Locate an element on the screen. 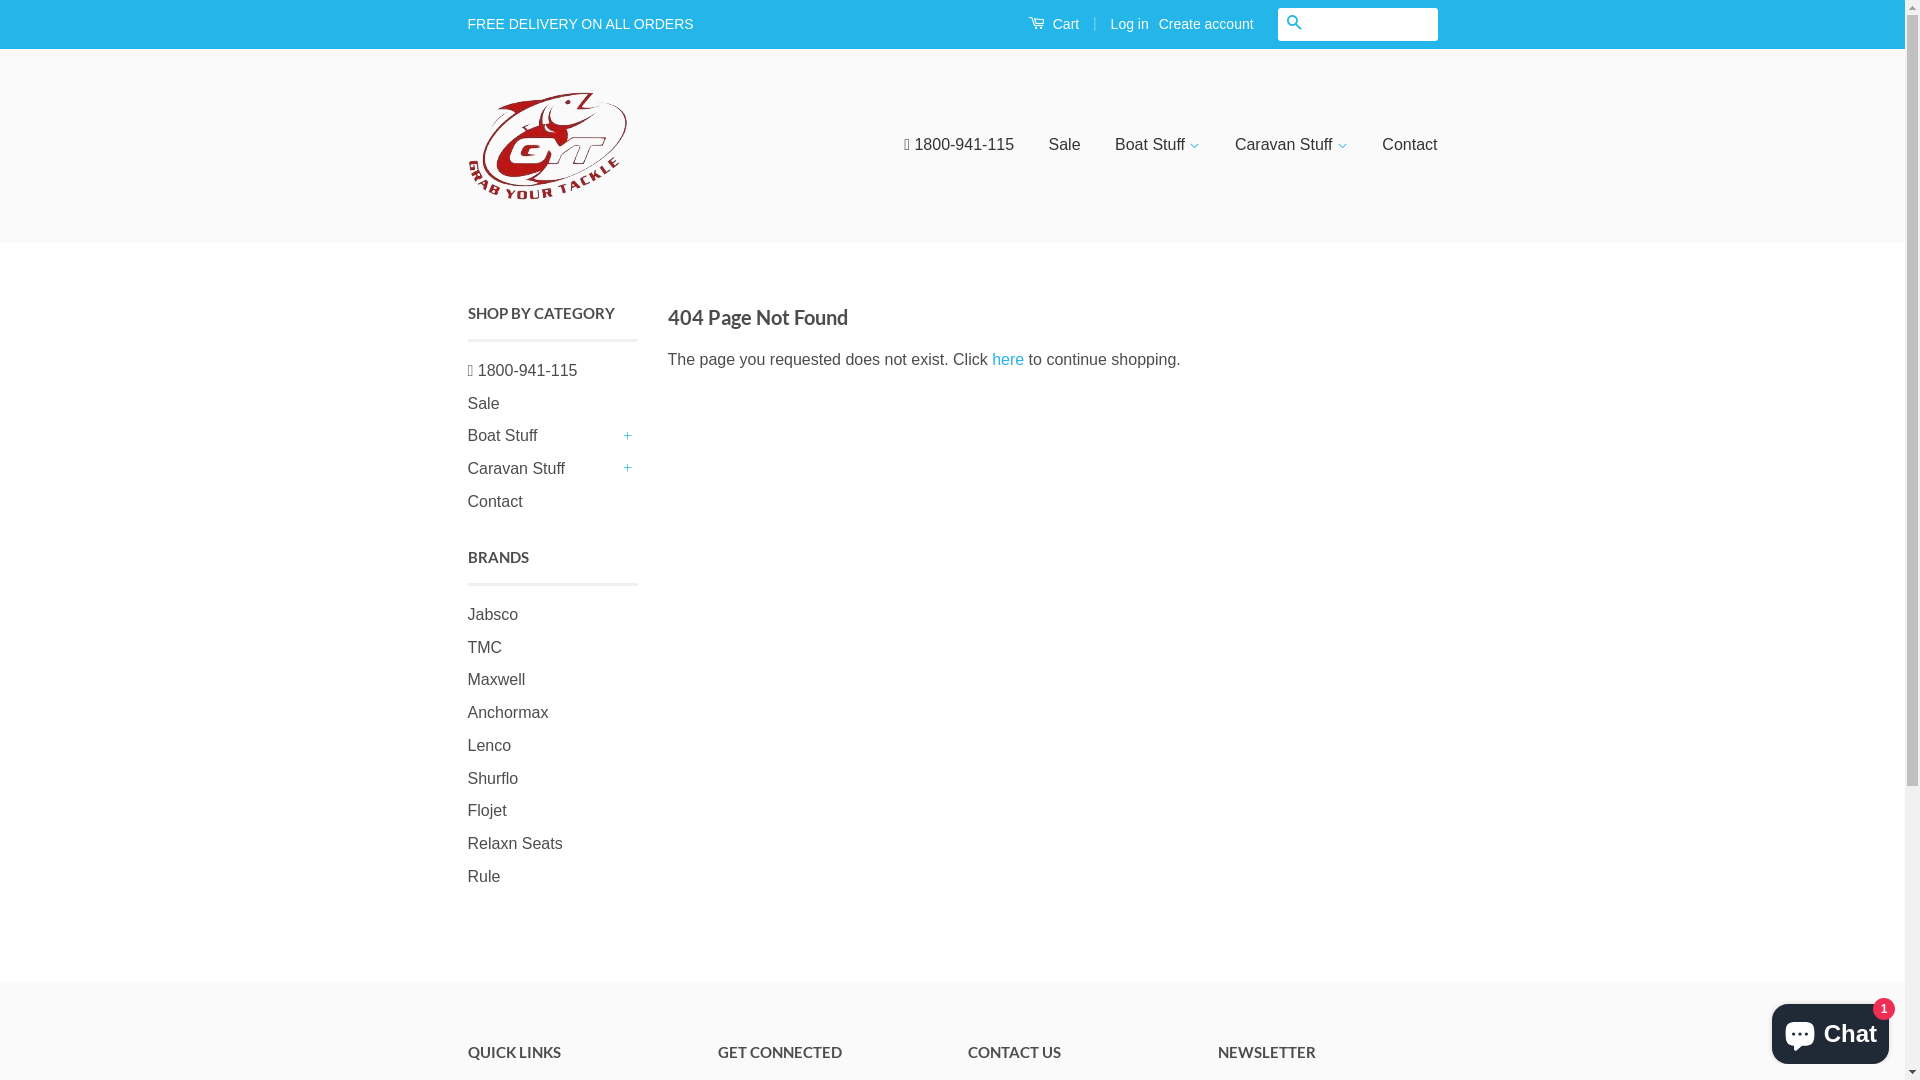 This screenshot has height=1080, width=1920. 'Flojet' is located at coordinates (487, 810).